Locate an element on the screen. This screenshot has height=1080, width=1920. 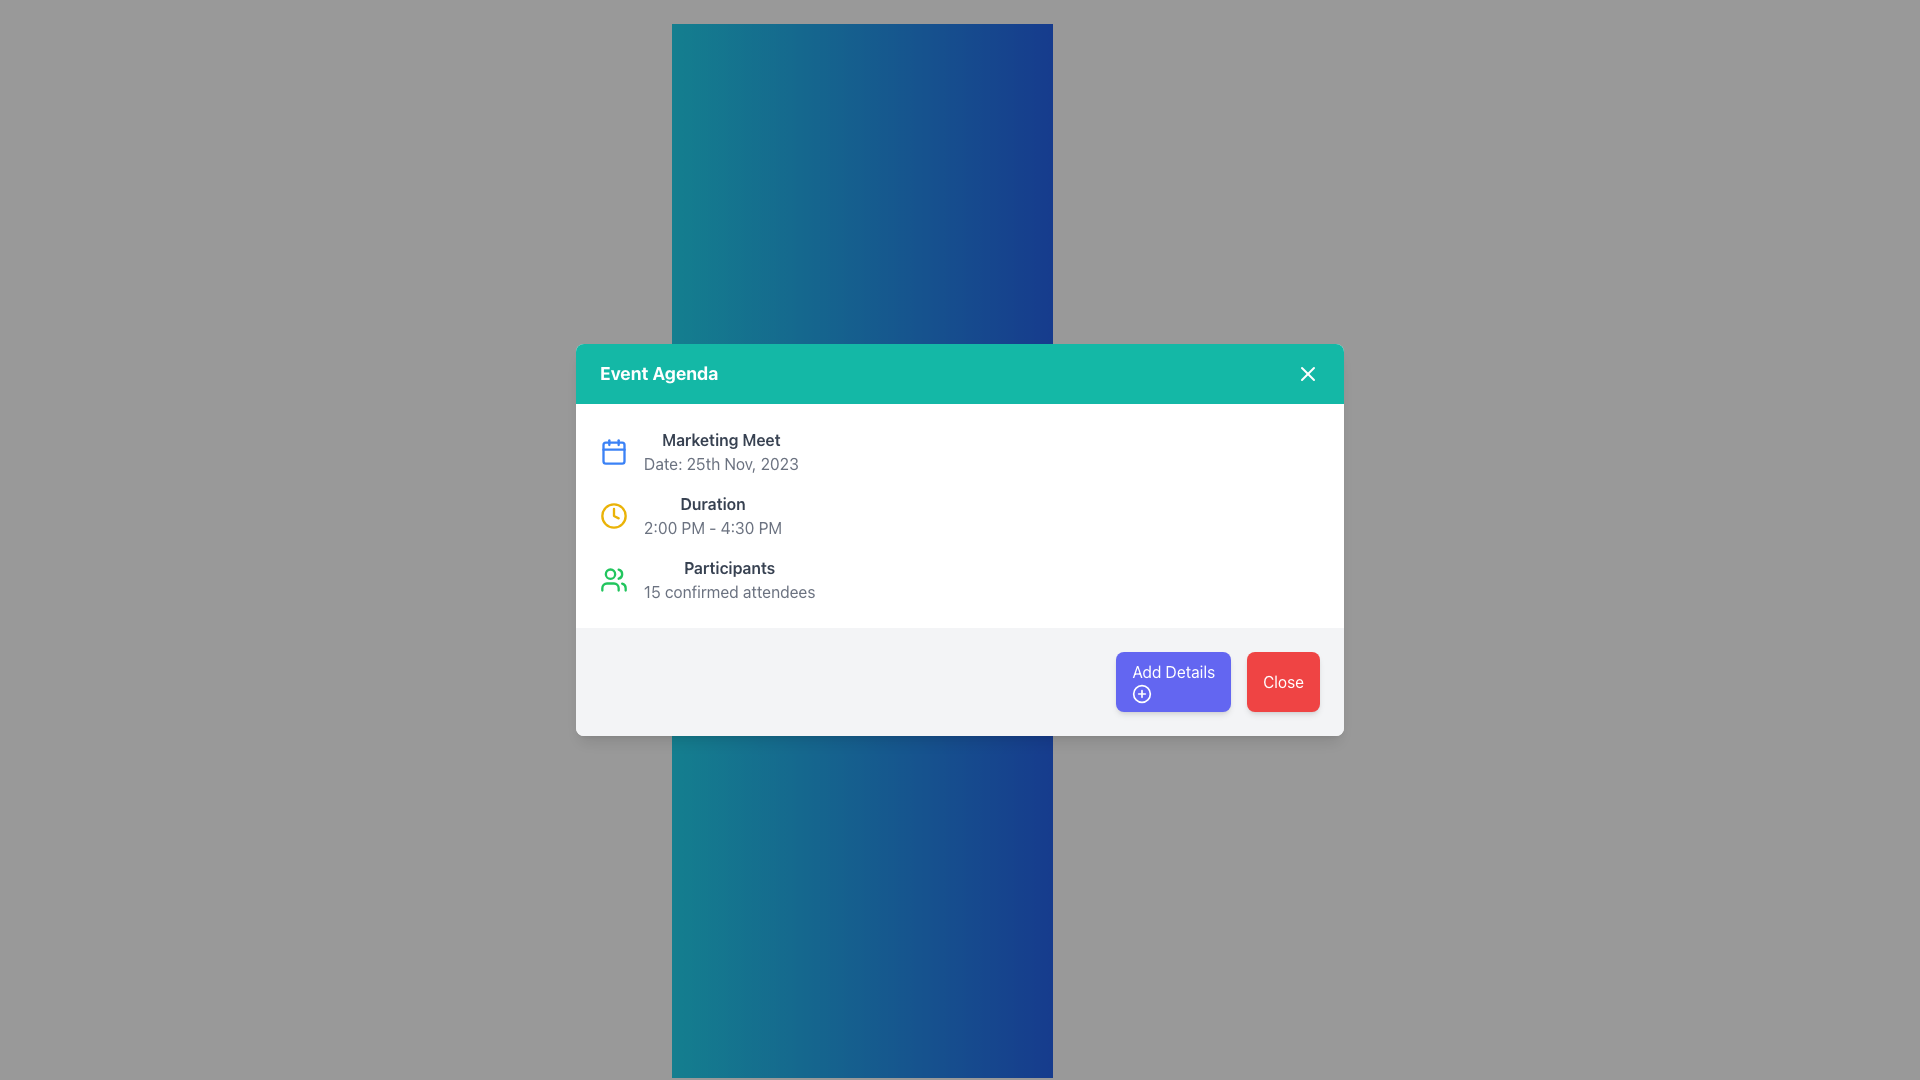
the SVG-based graphical button shaped like a diagonal cross ('X') in the top-right corner of the teal-colored header bar is located at coordinates (1308, 374).